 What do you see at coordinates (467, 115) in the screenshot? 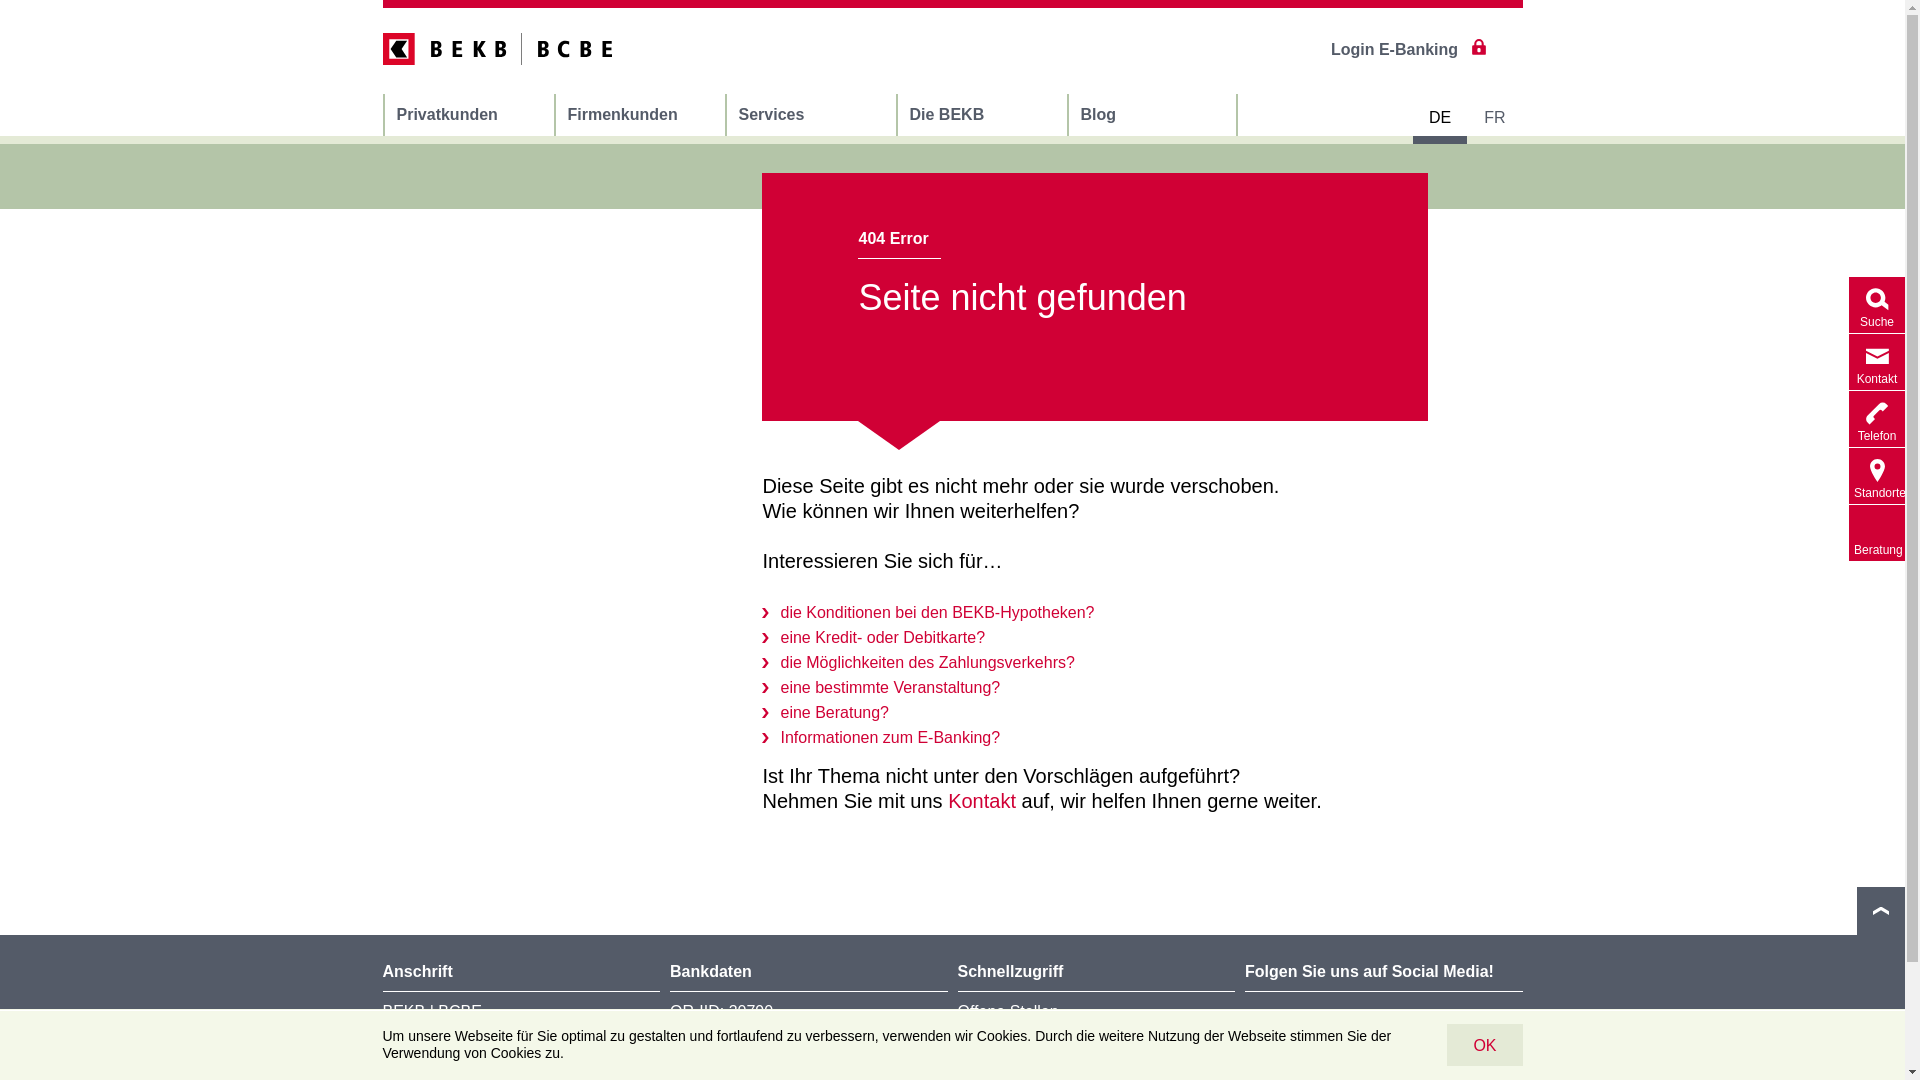
I see `'Privatkunden'` at bounding box center [467, 115].